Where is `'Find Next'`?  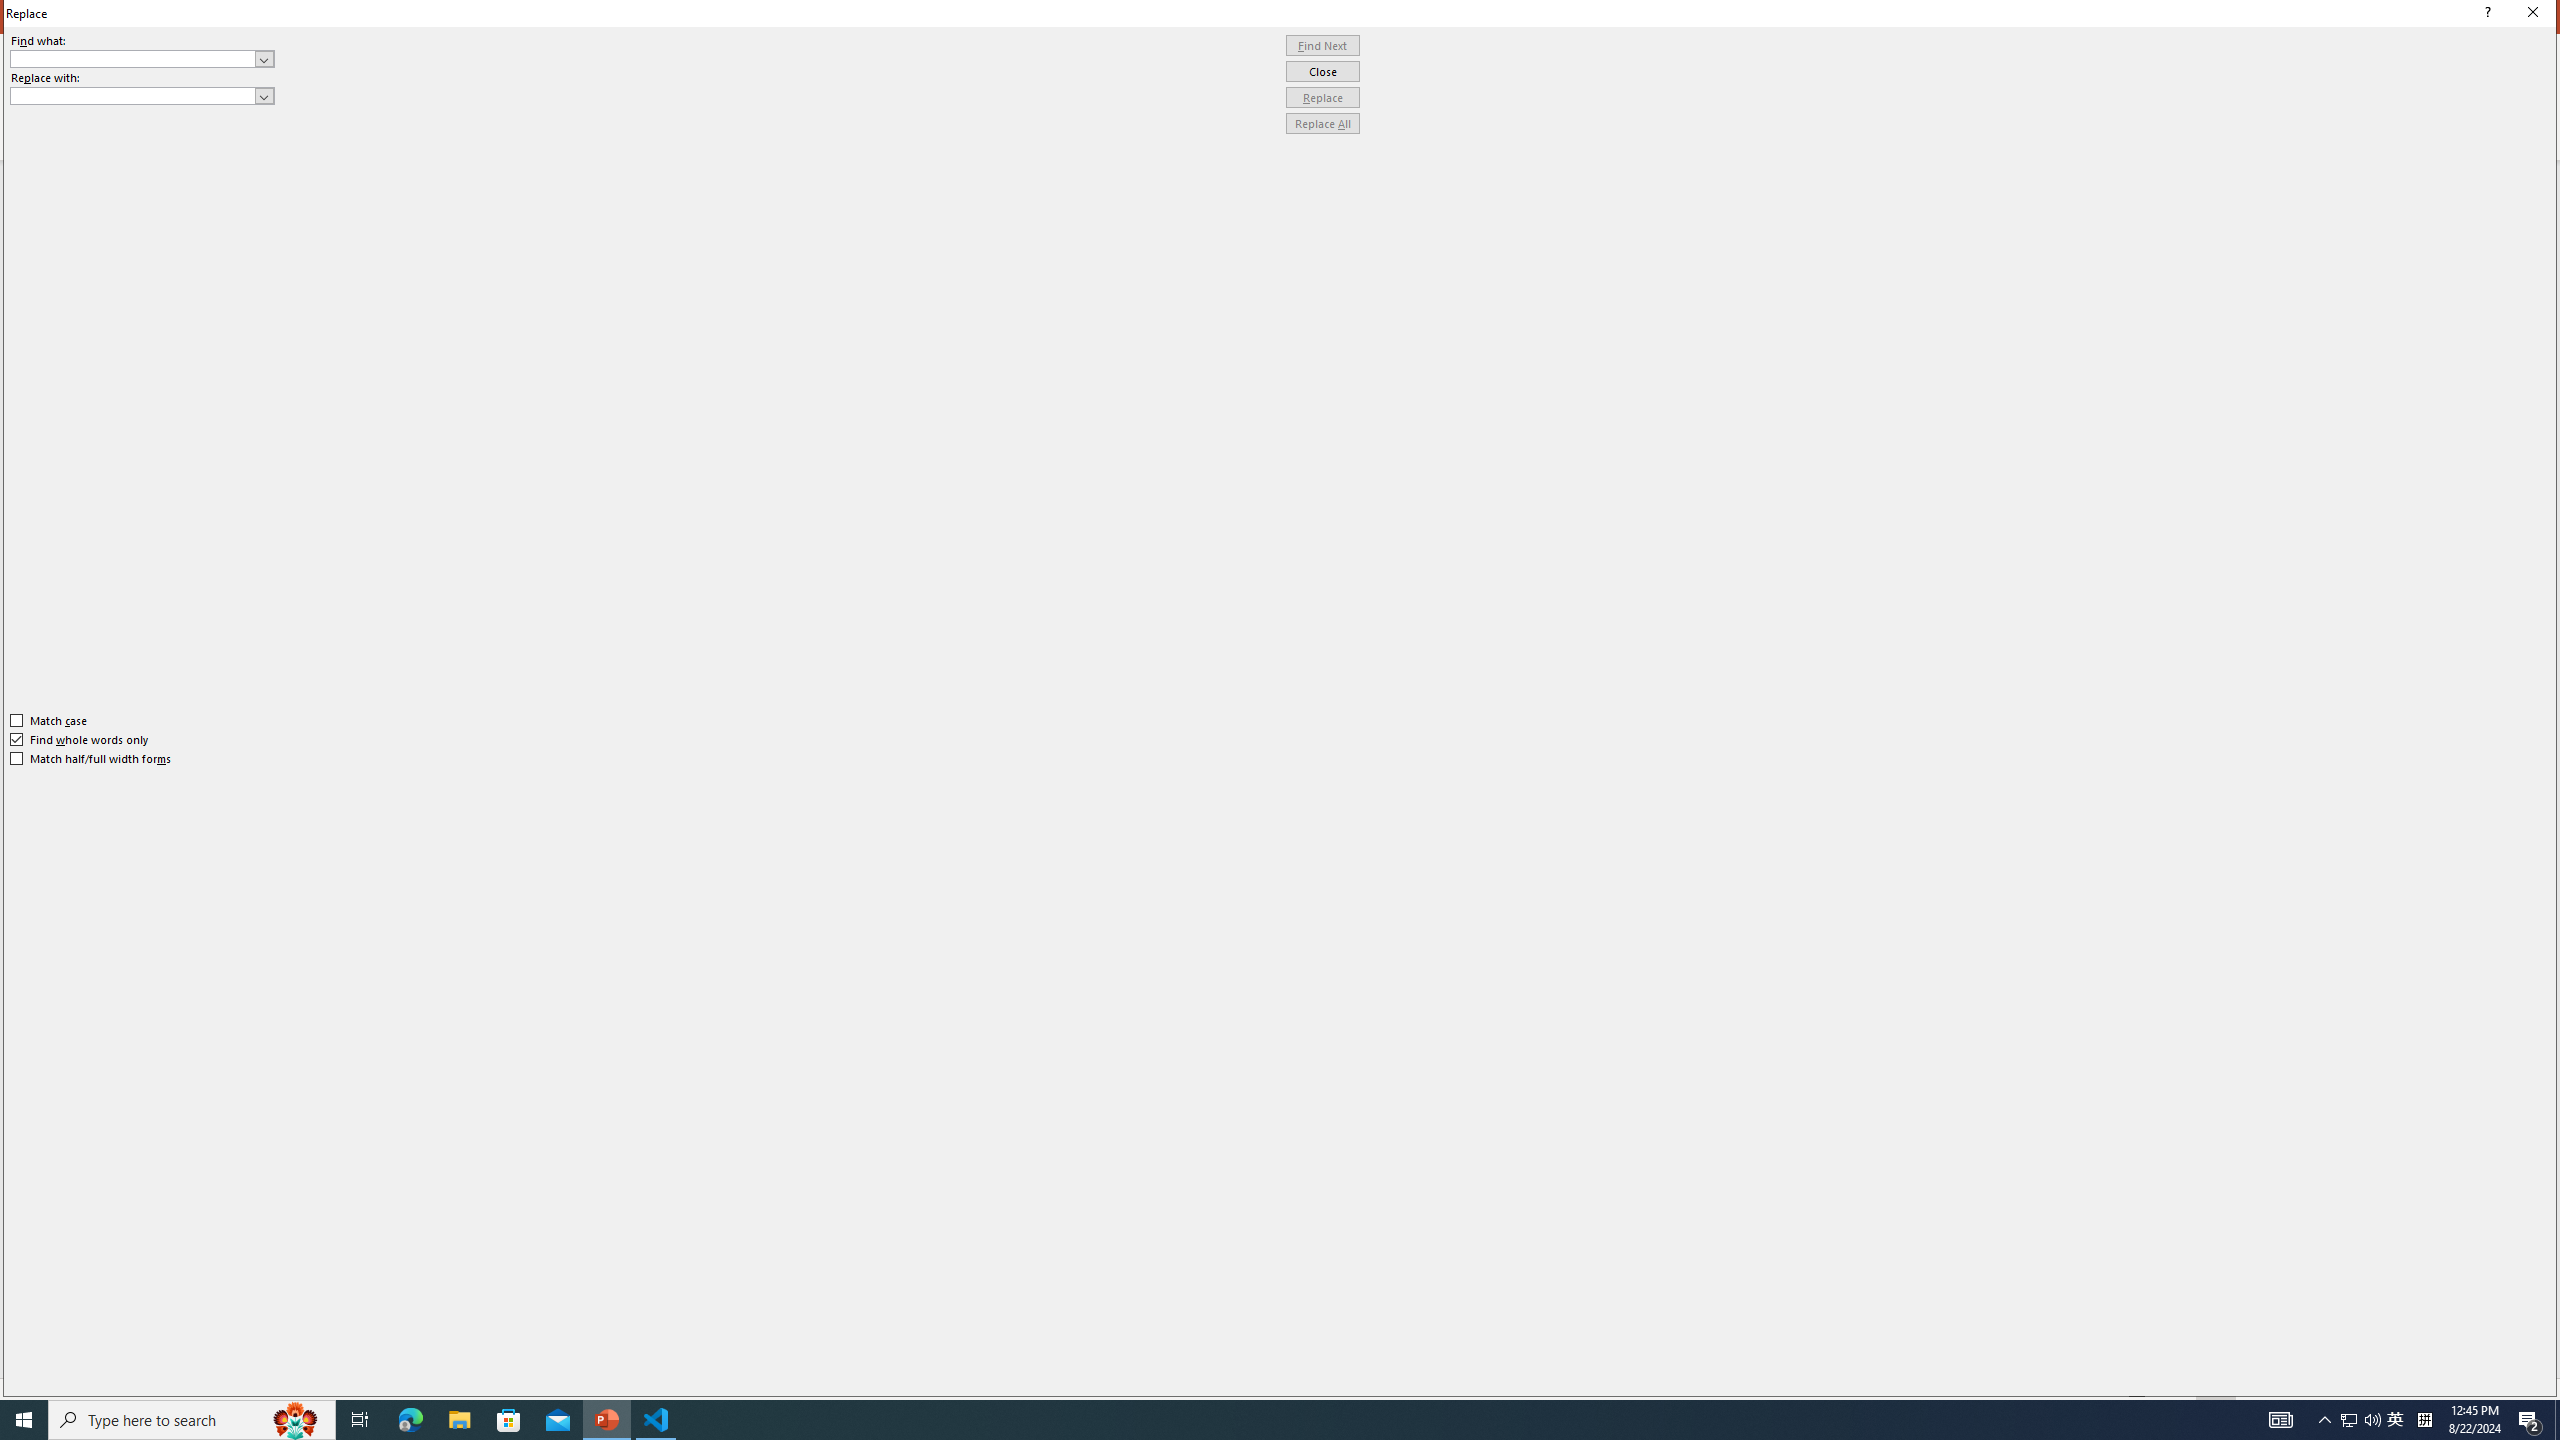 'Find Next' is located at coordinates (1322, 45).